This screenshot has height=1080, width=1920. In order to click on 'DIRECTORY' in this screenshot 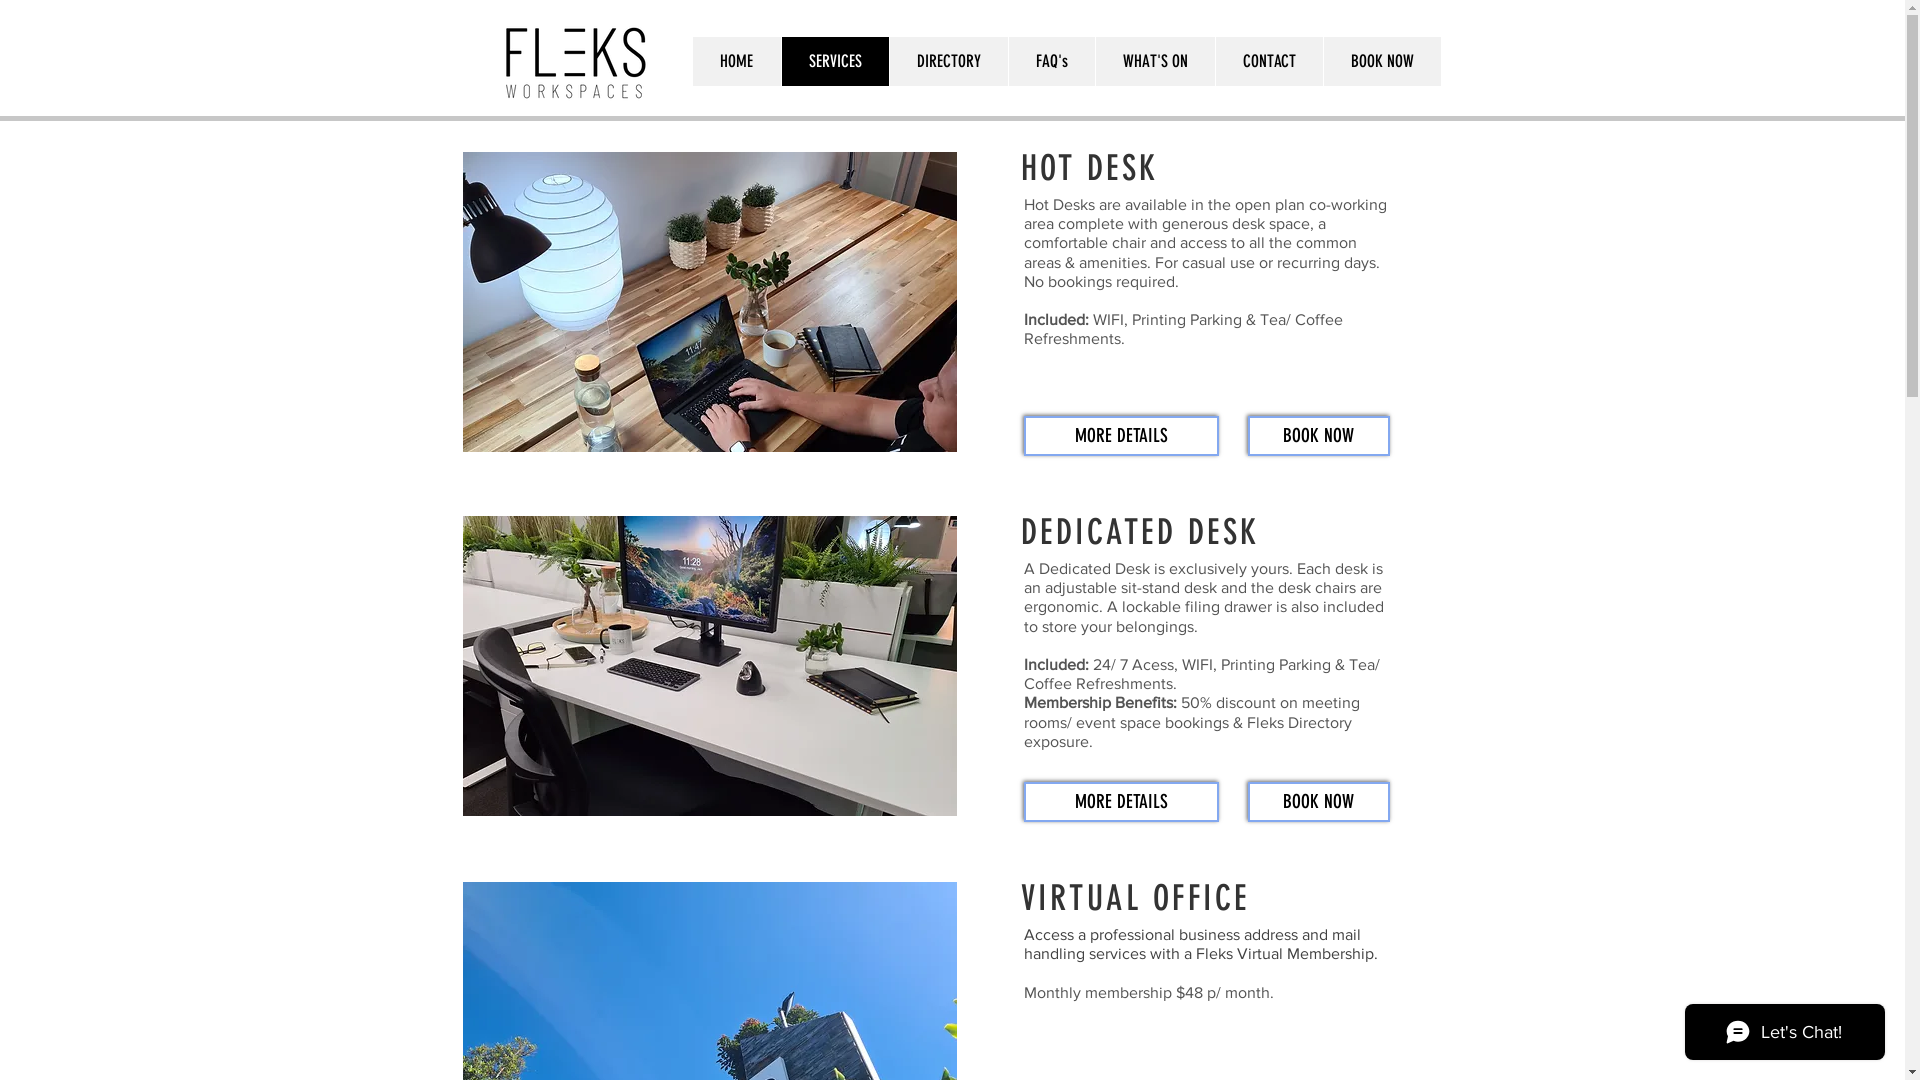, I will do `click(946, 60)`.